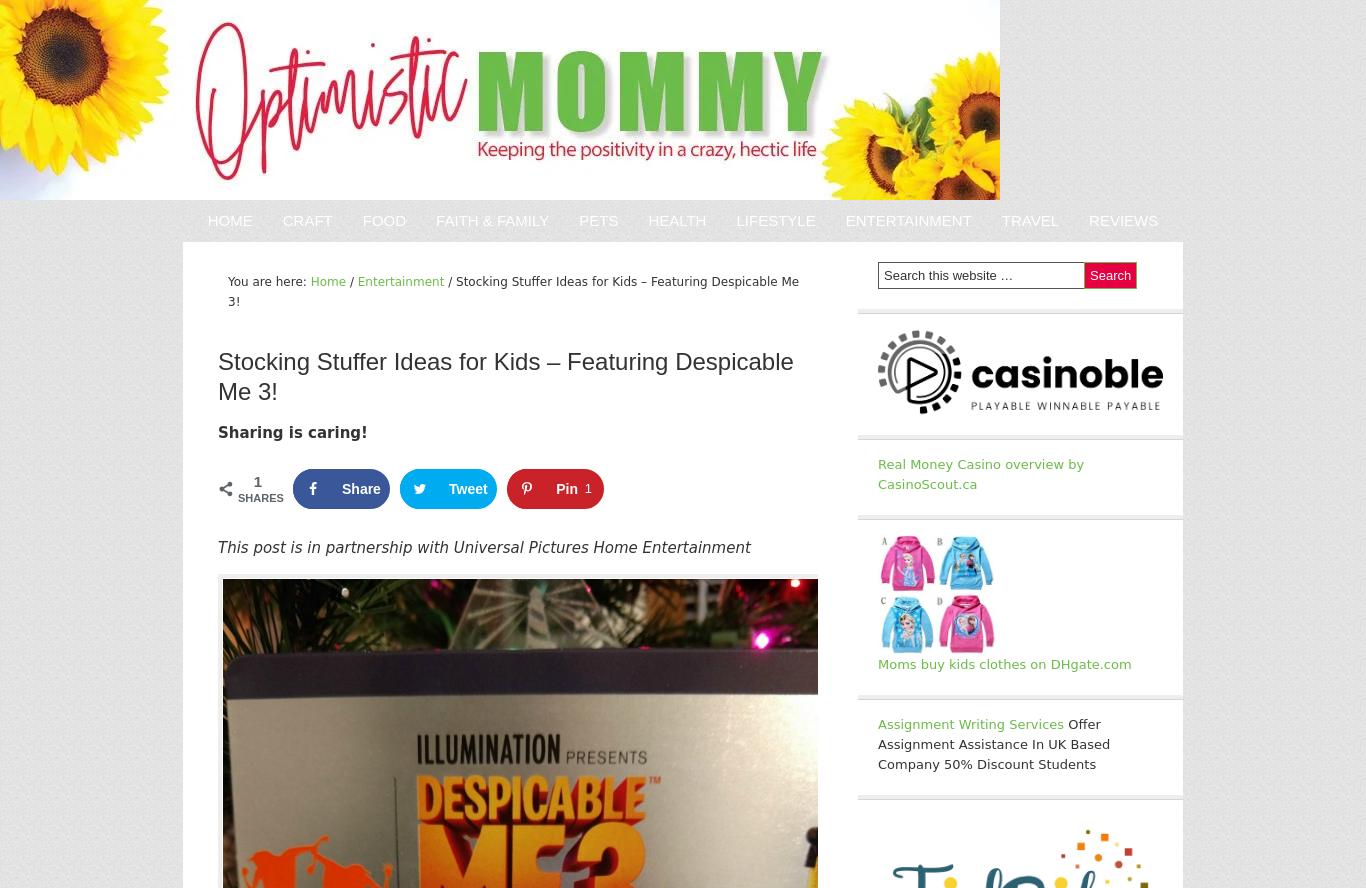 The width and height of the screenshot is (1366, 888). What do you see at coordinates (675, 219) in the screenshot?
I see `'Health'` at bounding box center [675, 219].